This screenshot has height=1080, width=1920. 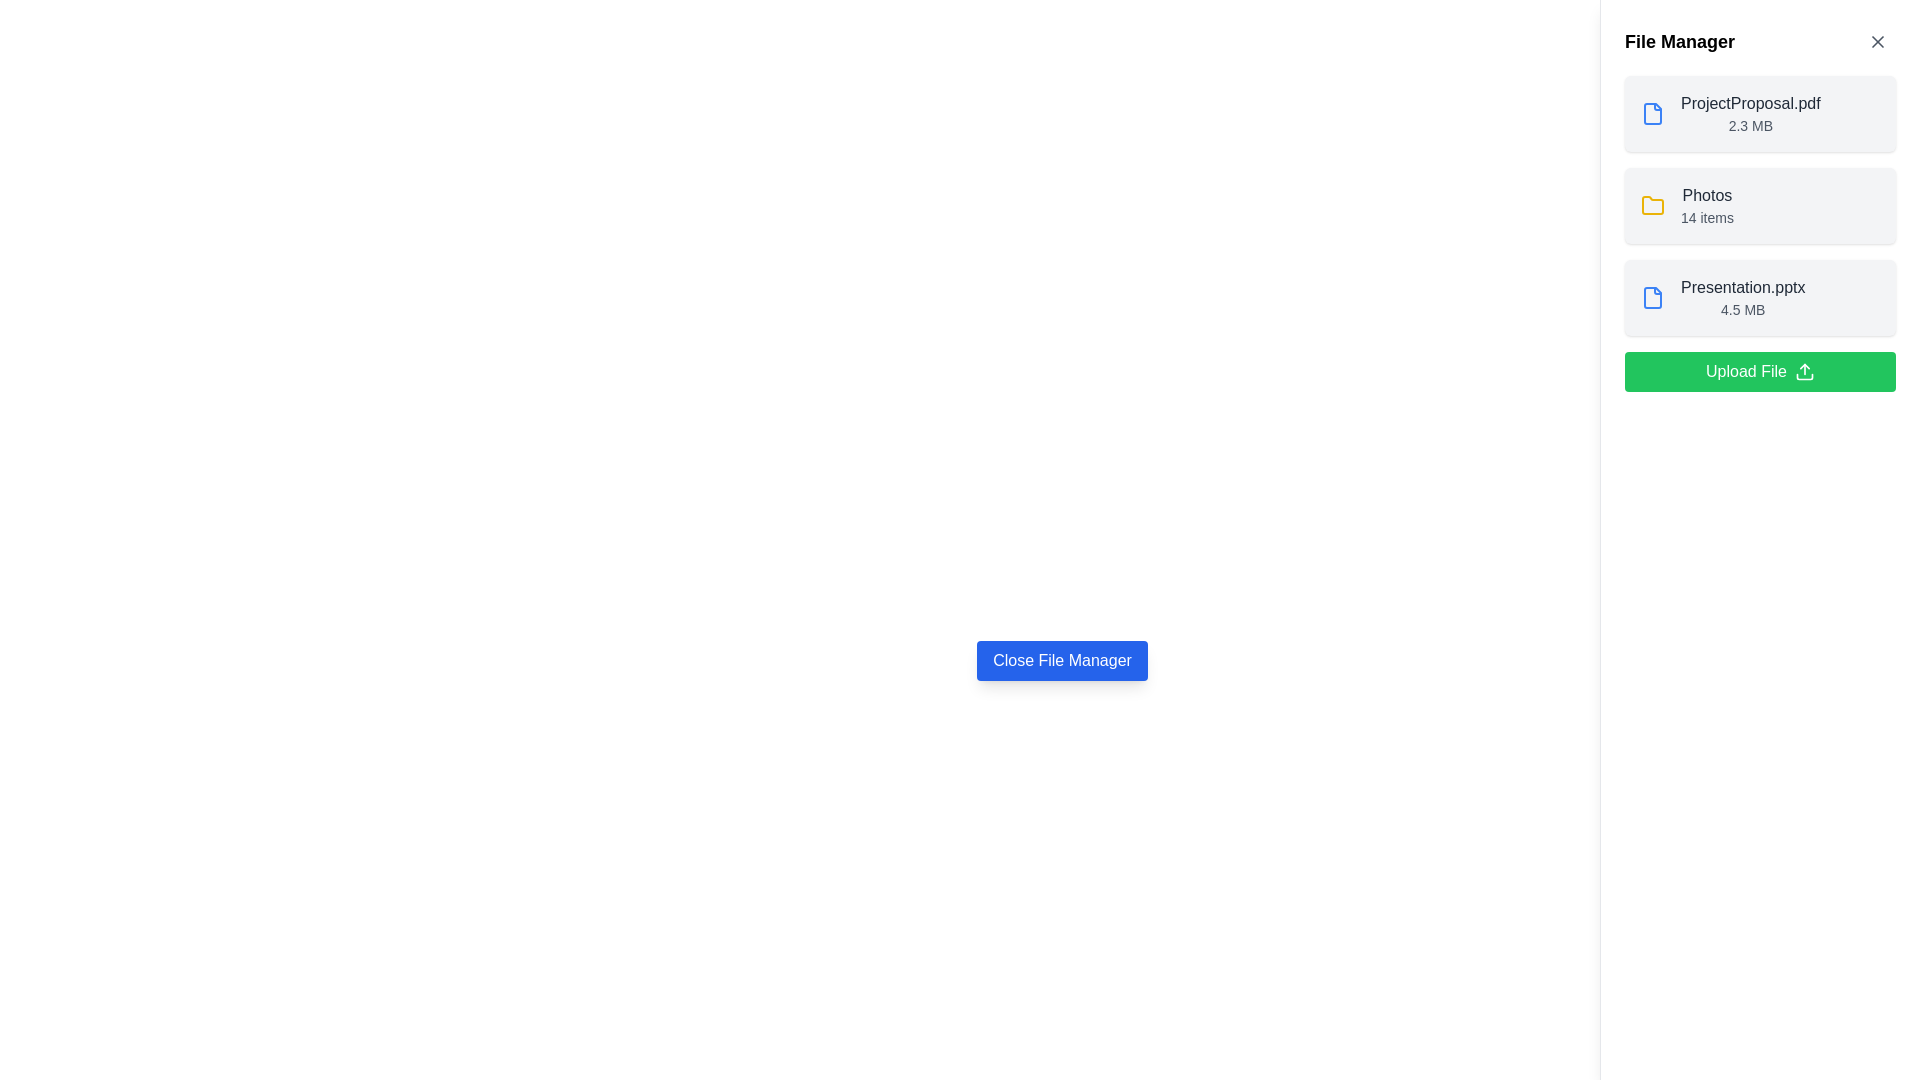 I want to click on the second folder entry labeled 'Photos' in the file manager, located in the right-side panel, so click(x=1760, y=205).